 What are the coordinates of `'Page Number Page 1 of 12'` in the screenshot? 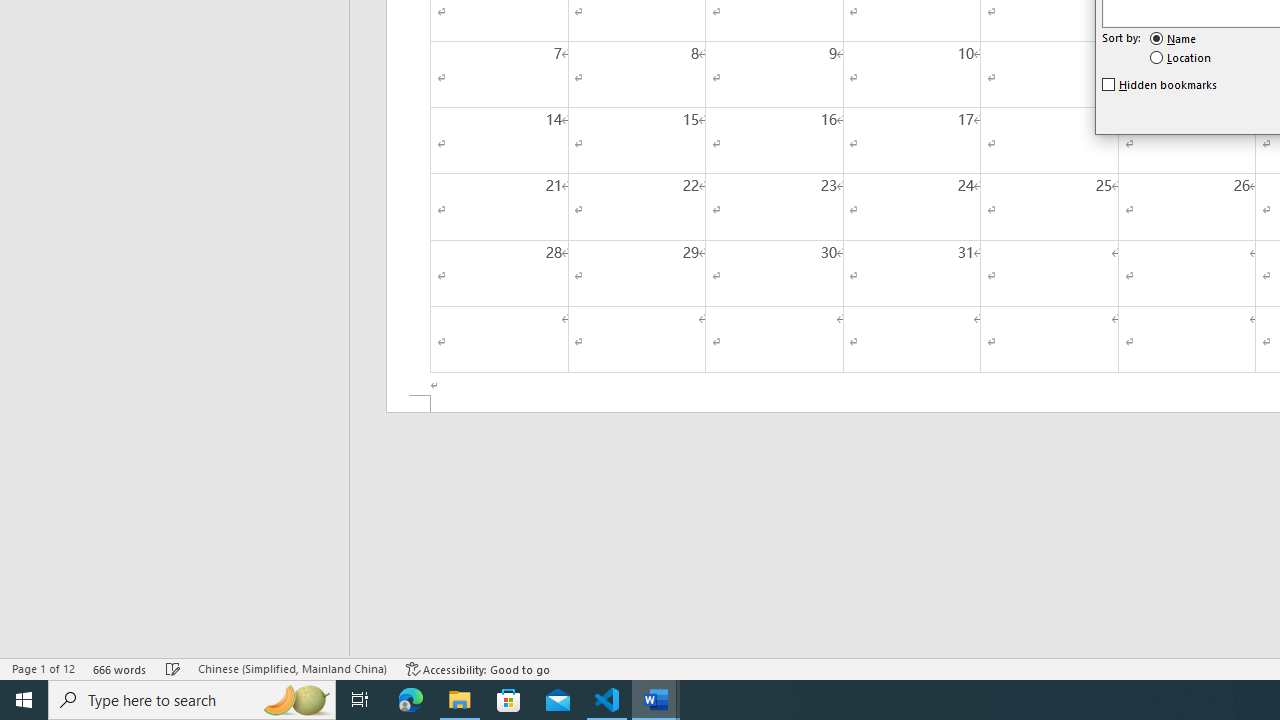 It's located at (43, 669).